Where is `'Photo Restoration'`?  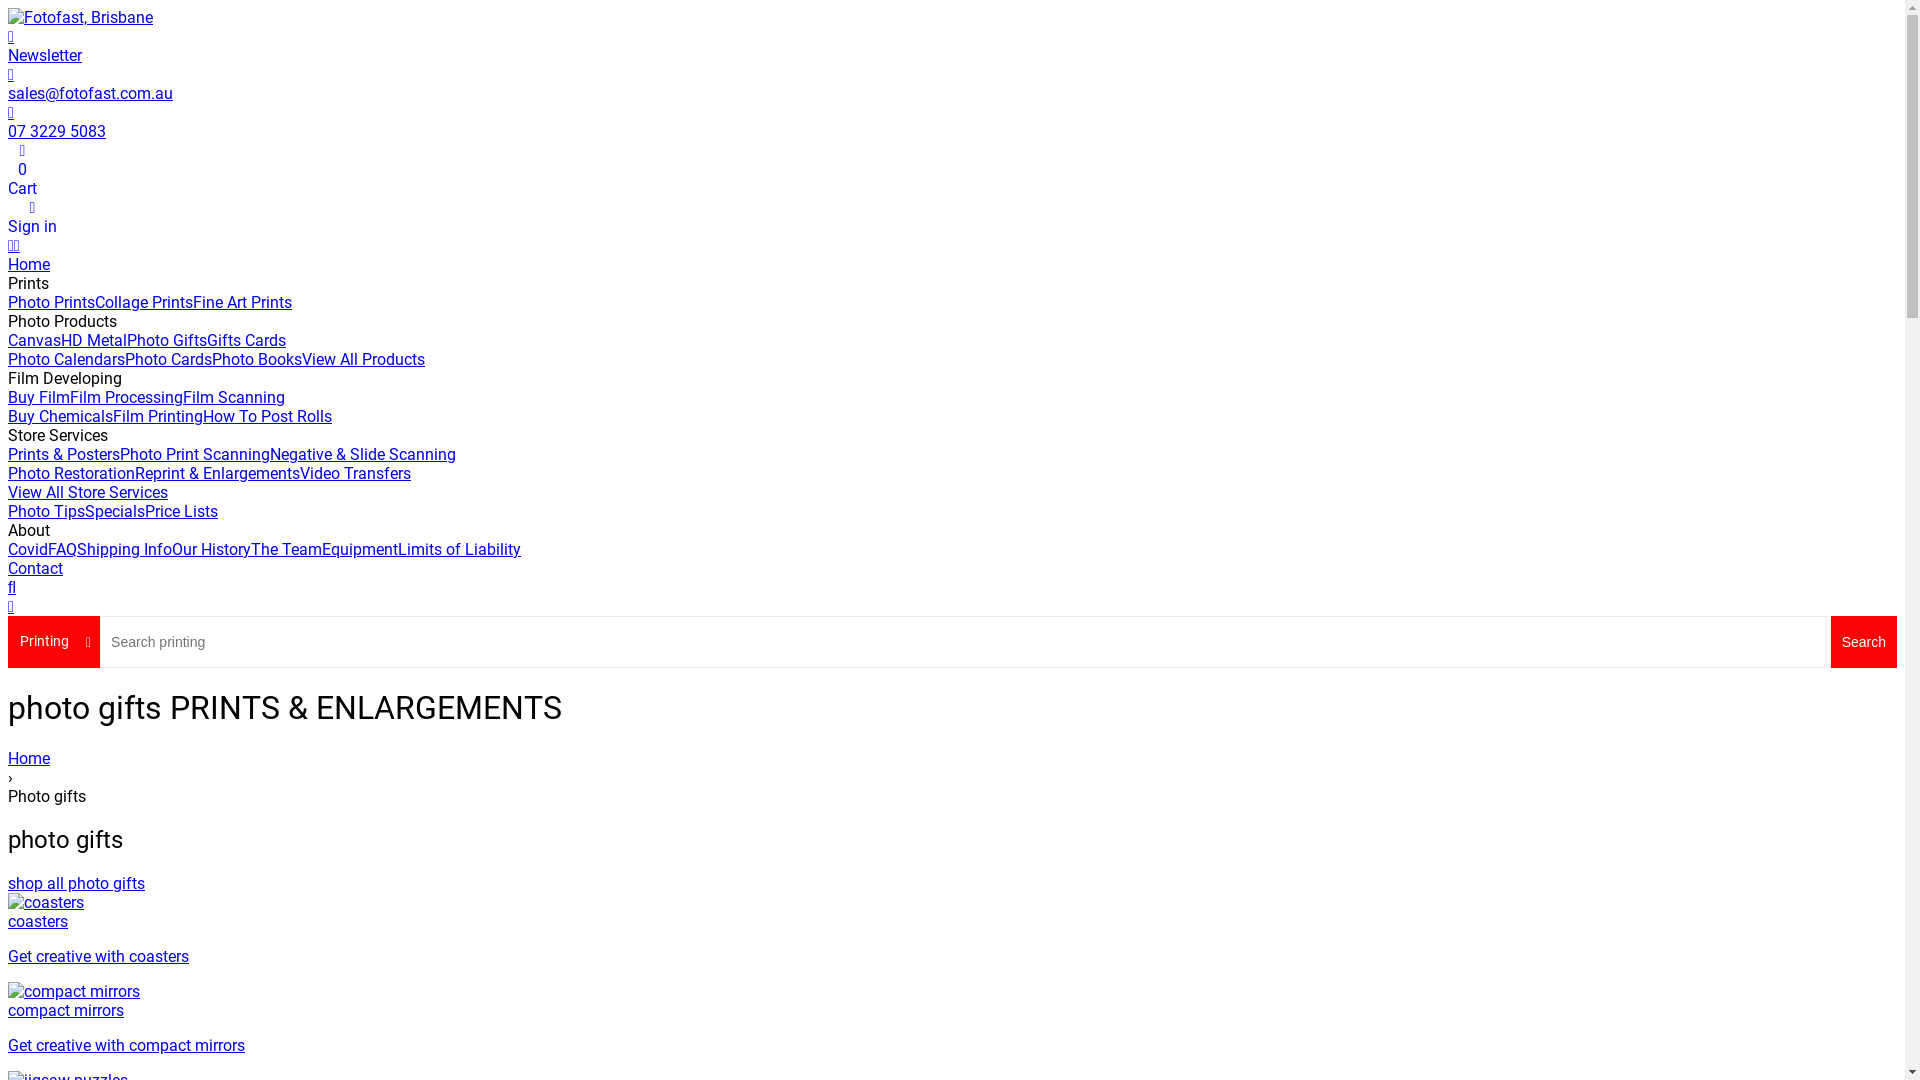 'Photo Restoration' is located at coordinates (71, 473).